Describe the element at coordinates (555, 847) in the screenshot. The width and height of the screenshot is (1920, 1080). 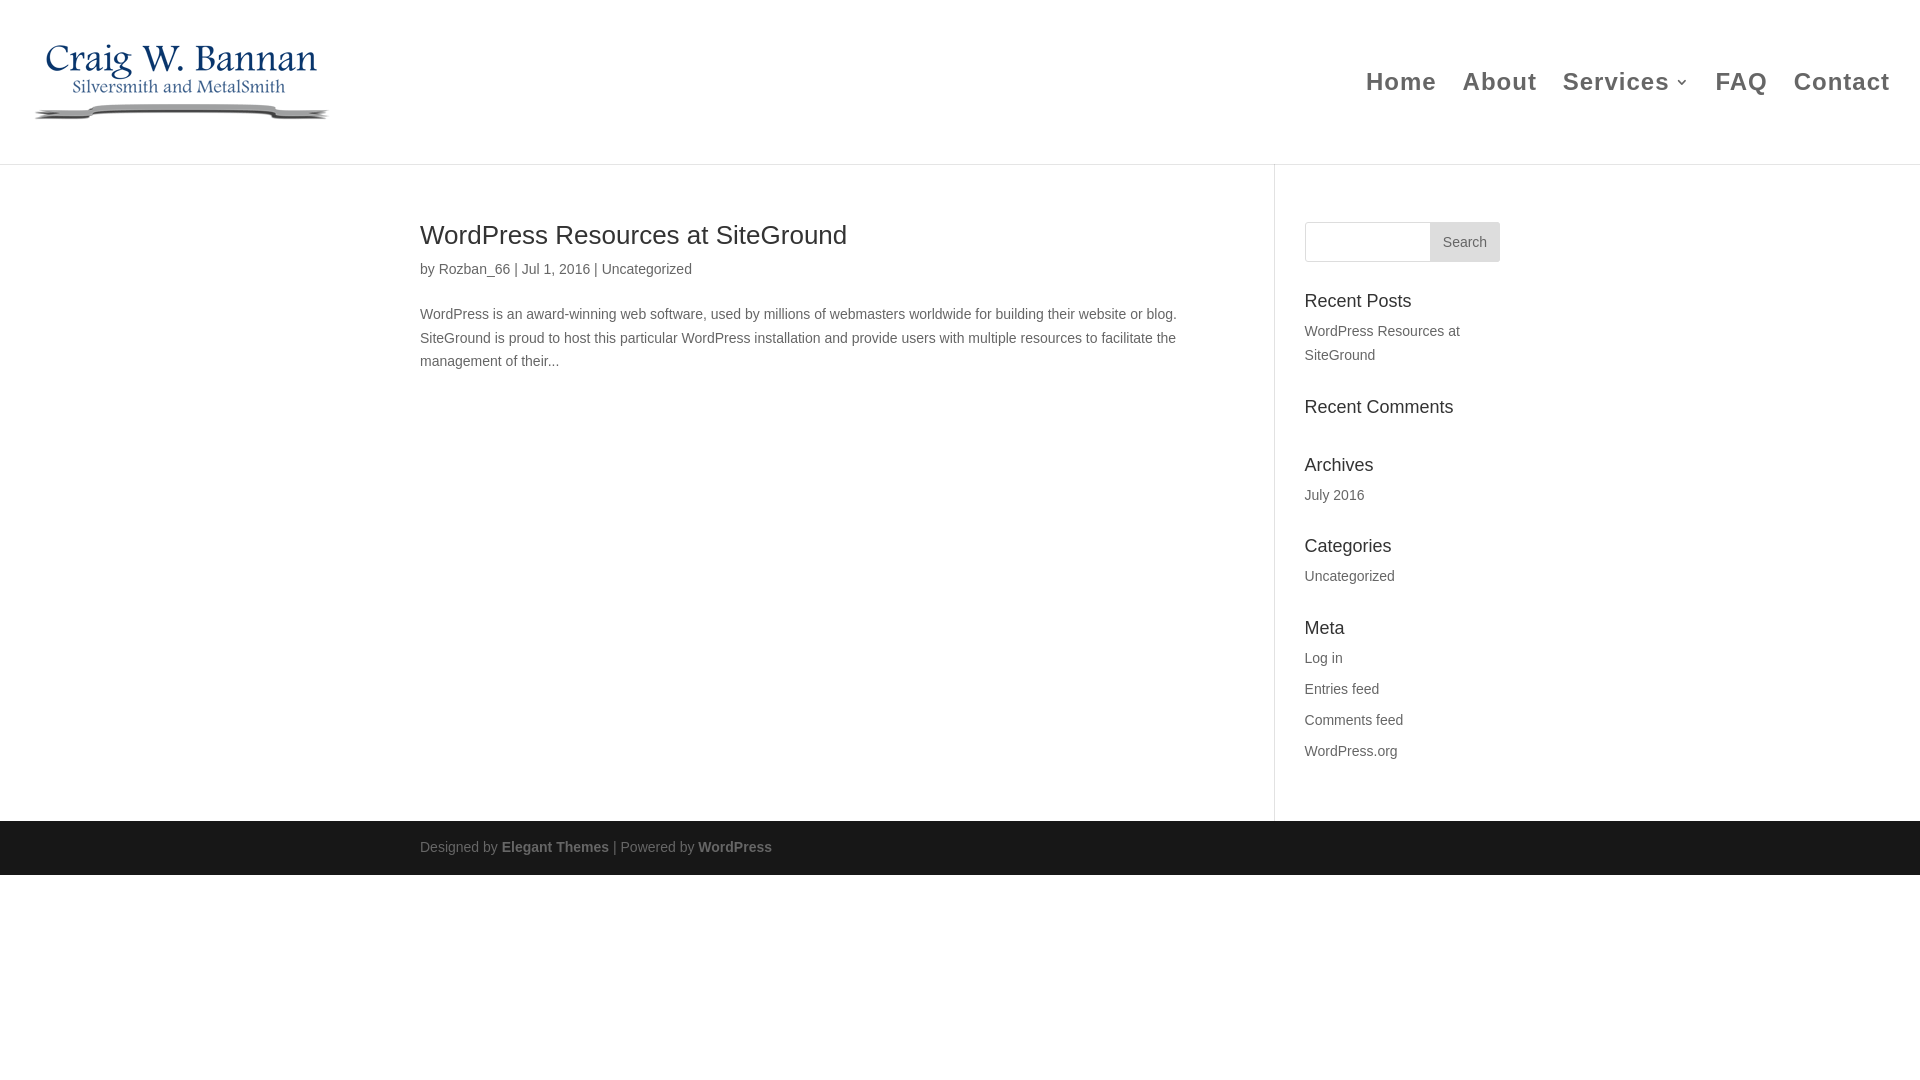
I see `'Elegant Themes'` at that location.